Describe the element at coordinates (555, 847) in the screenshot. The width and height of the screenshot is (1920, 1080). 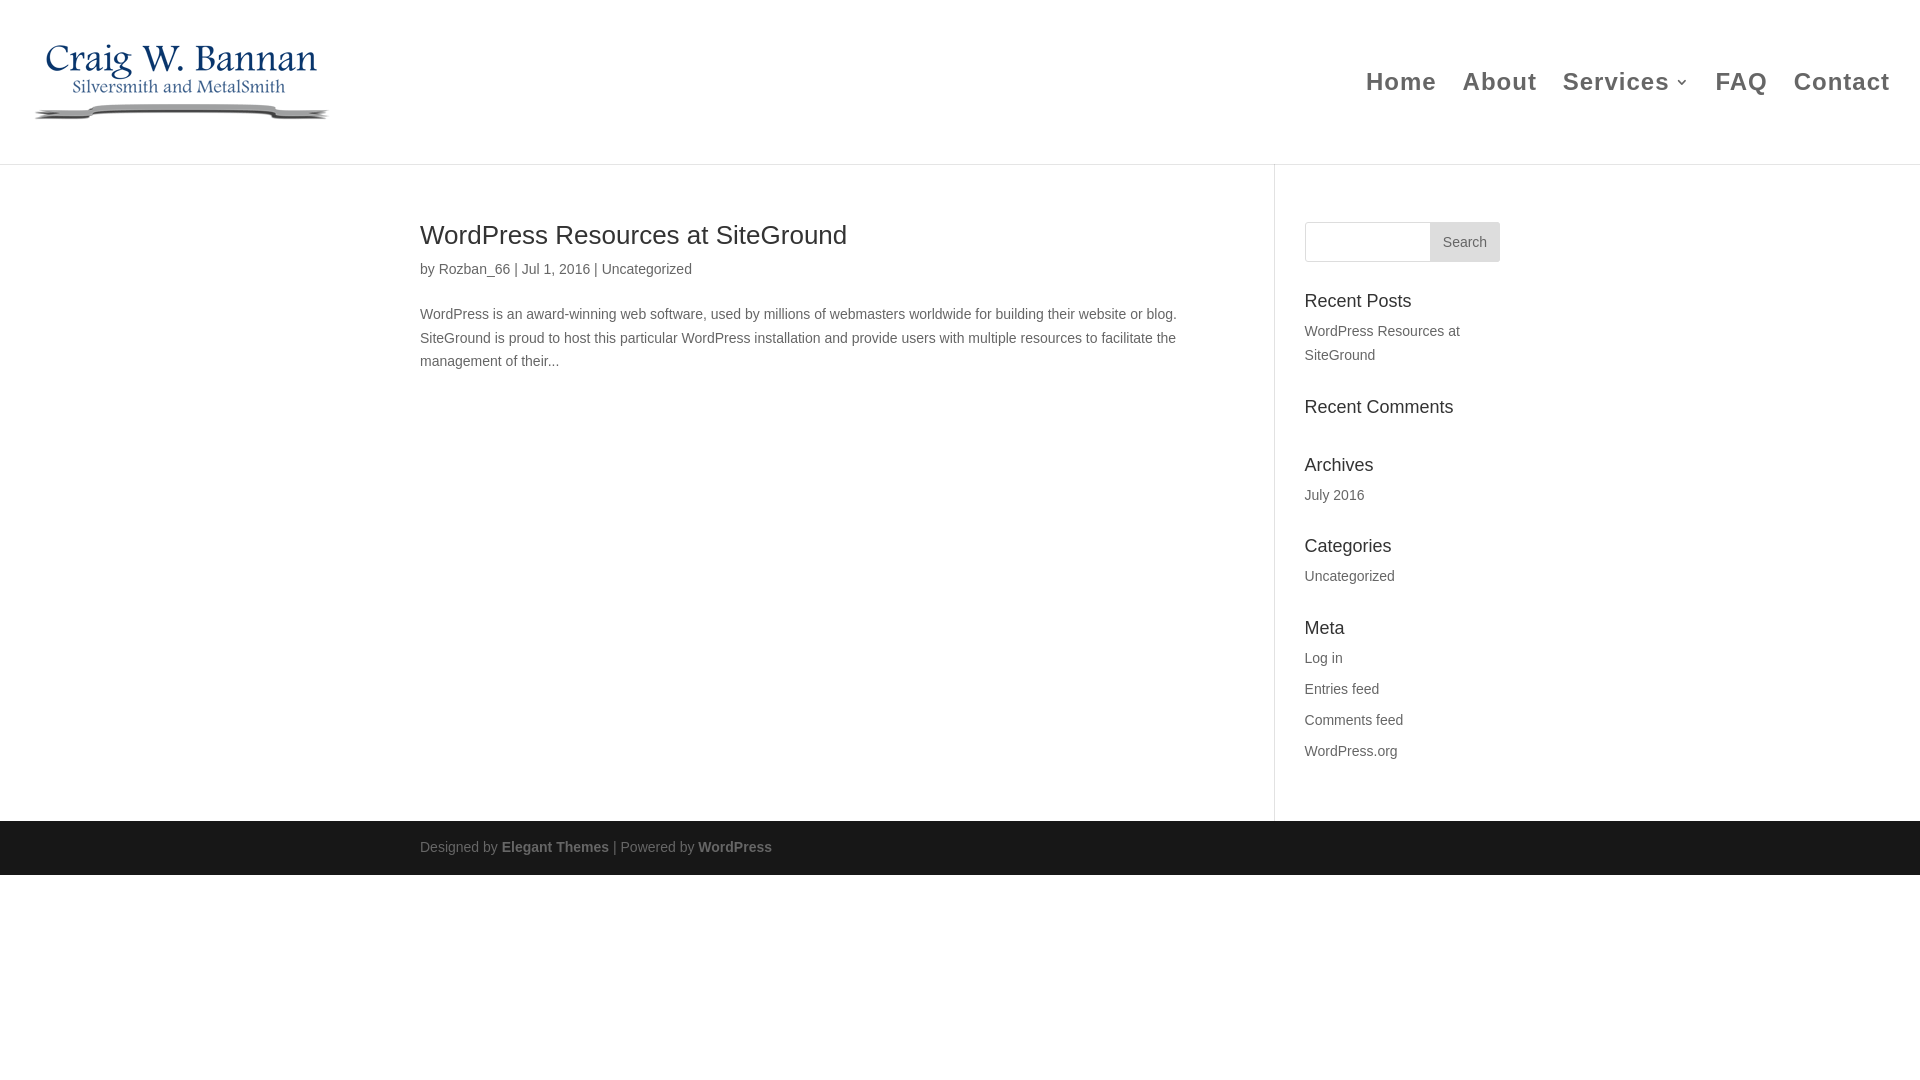
I see `'Elegant Themes'` at that location.